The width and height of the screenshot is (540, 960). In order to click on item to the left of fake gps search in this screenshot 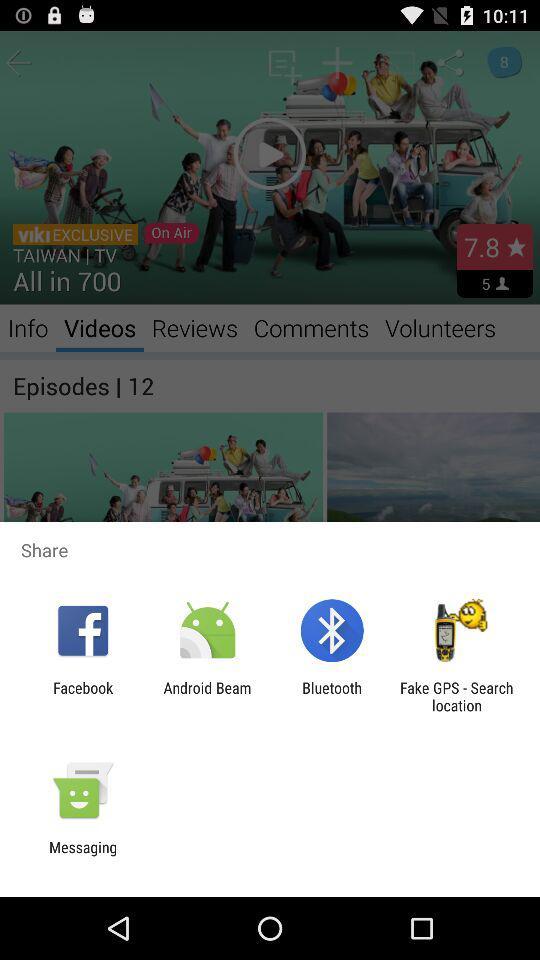, I will do `click(332, 696)`.